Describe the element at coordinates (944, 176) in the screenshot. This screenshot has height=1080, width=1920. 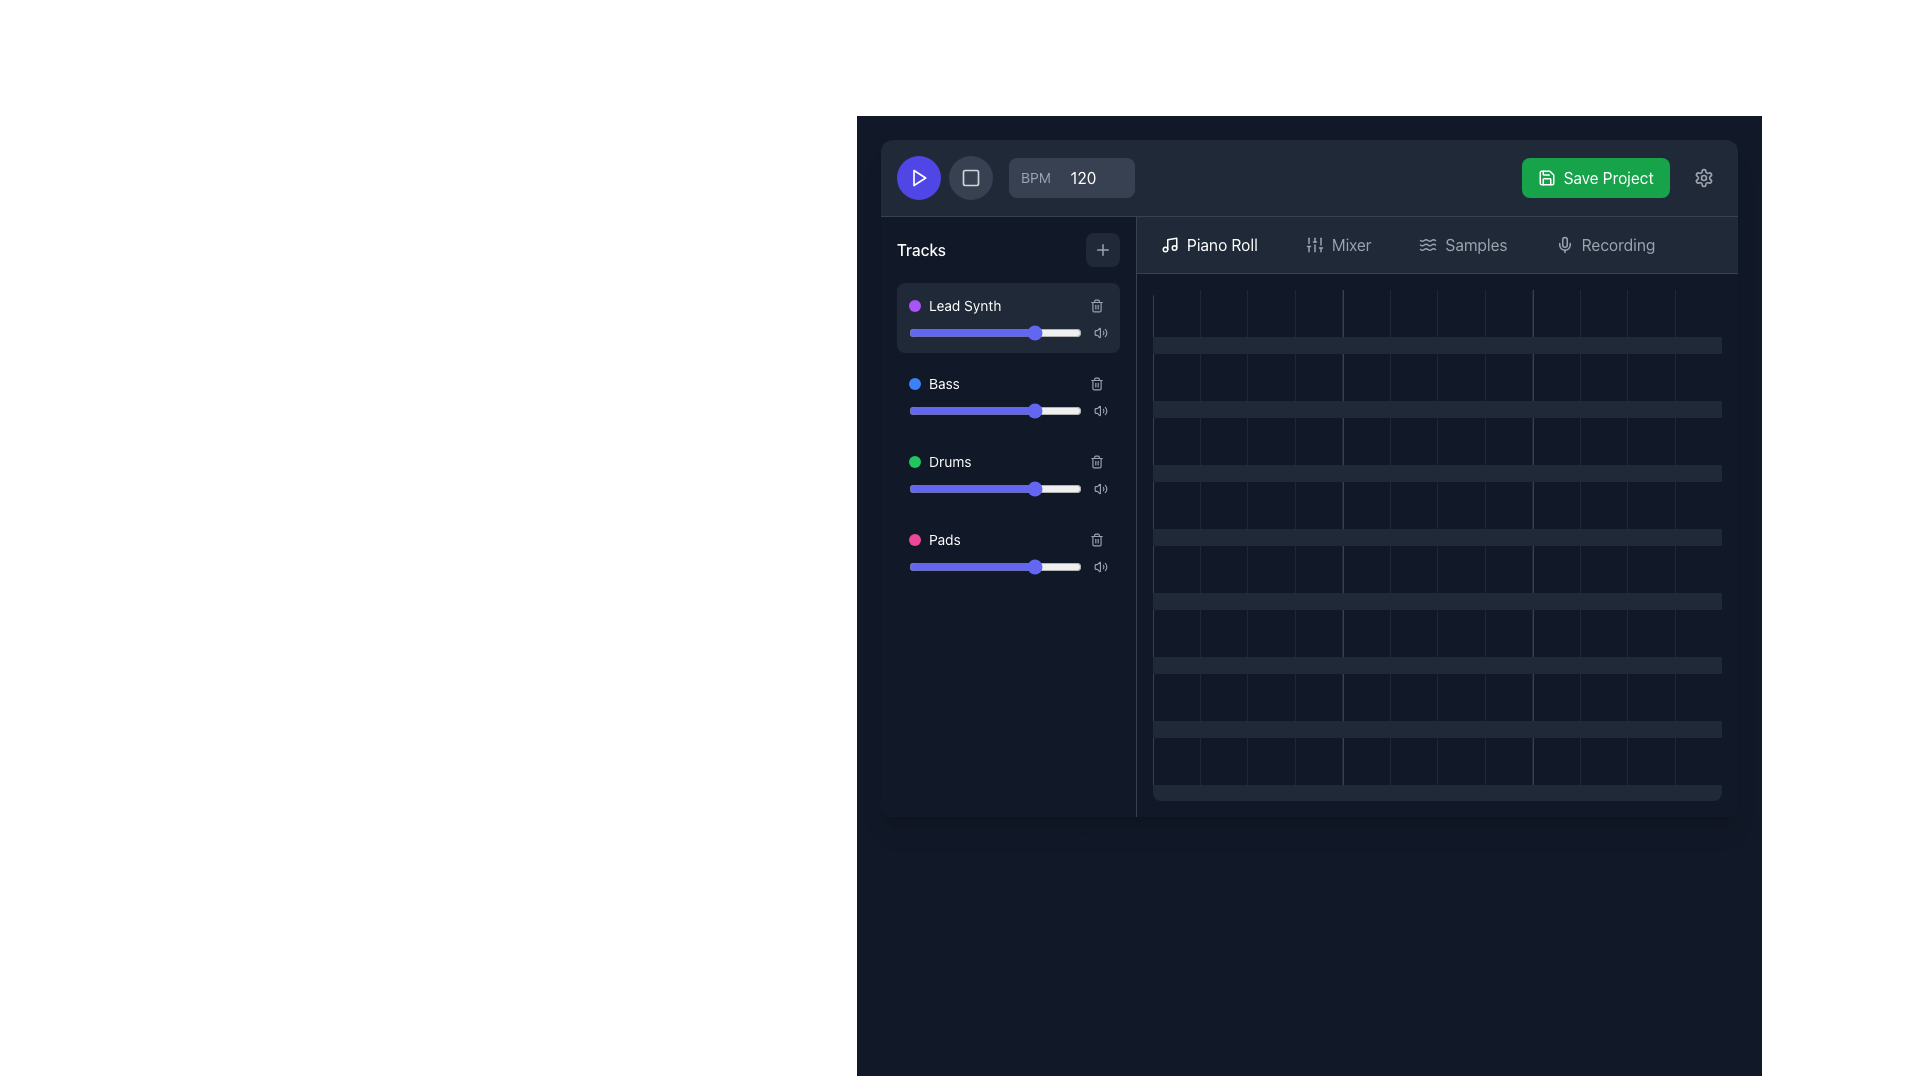
I see `the media control button group located at the top-left corner of the interface to possibly reveal tooltips` at that location.